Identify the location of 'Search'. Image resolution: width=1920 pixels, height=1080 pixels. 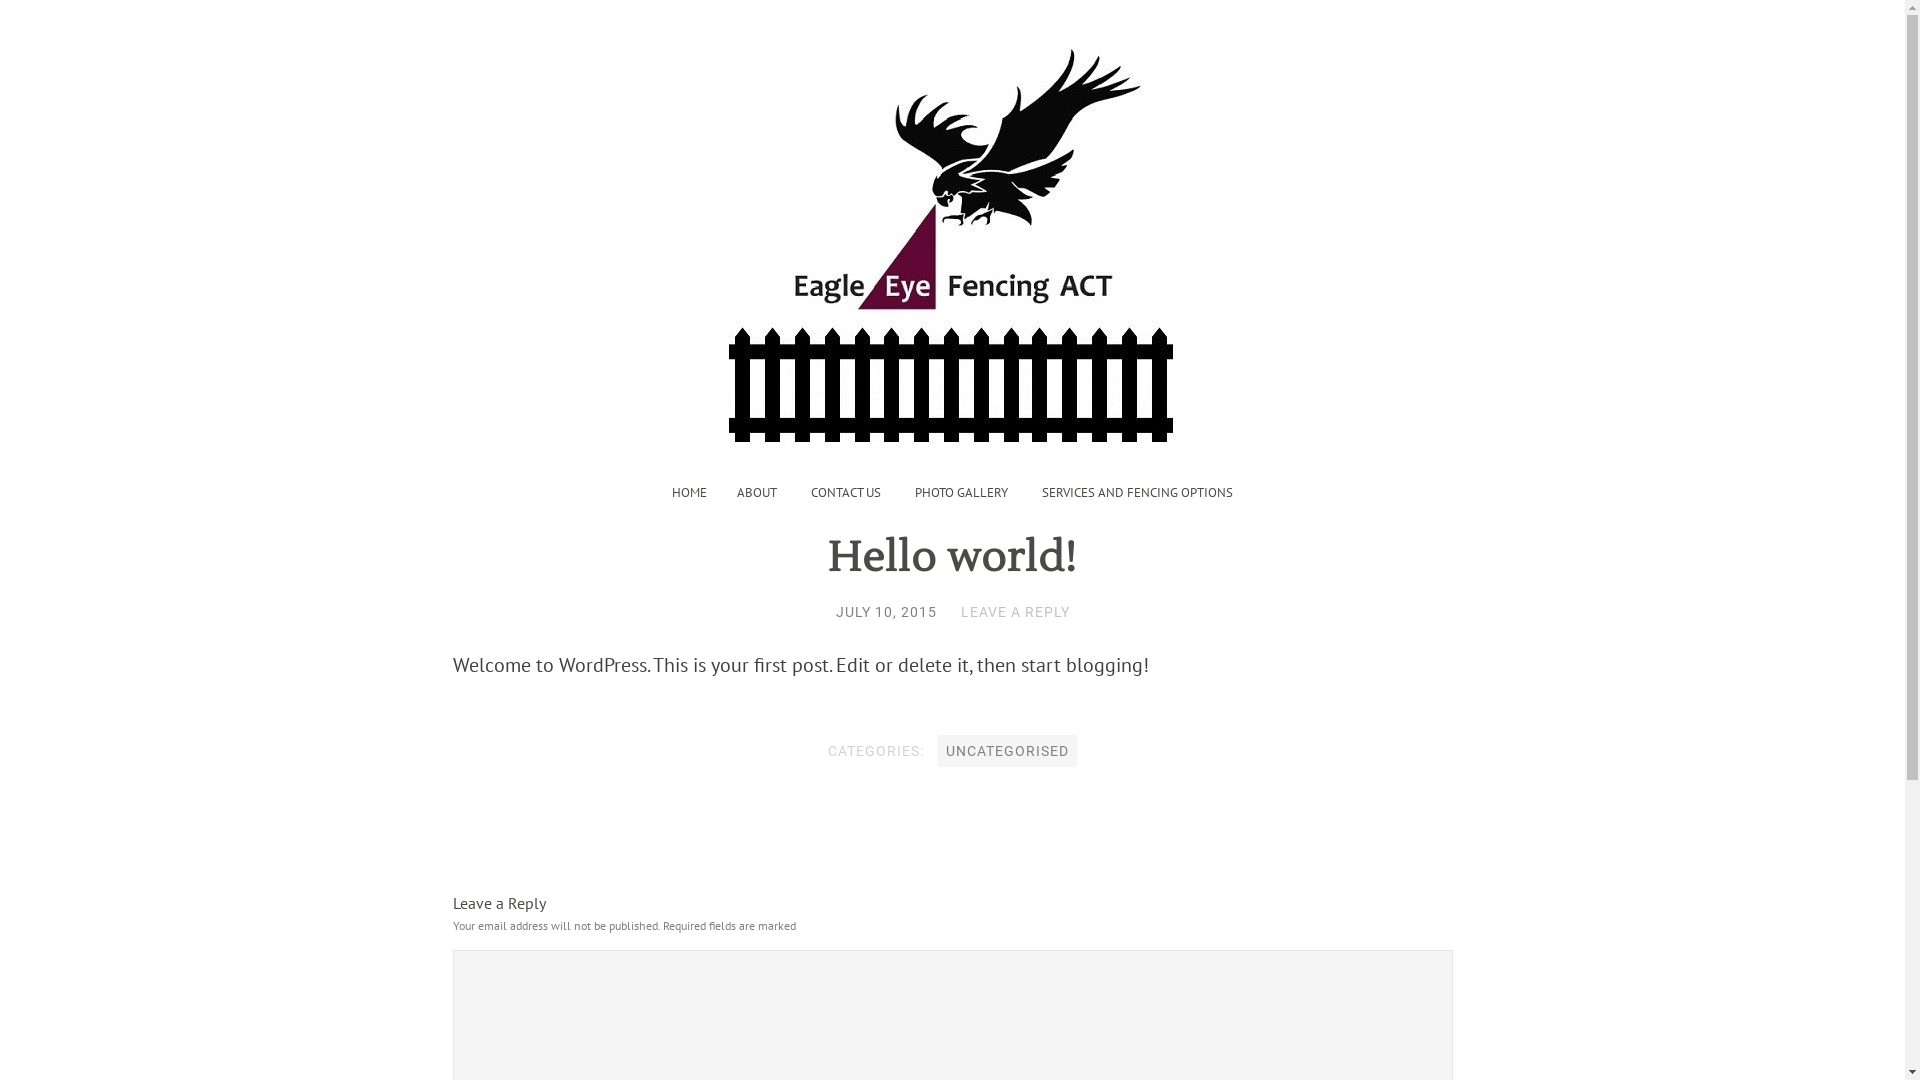
(39, 15).